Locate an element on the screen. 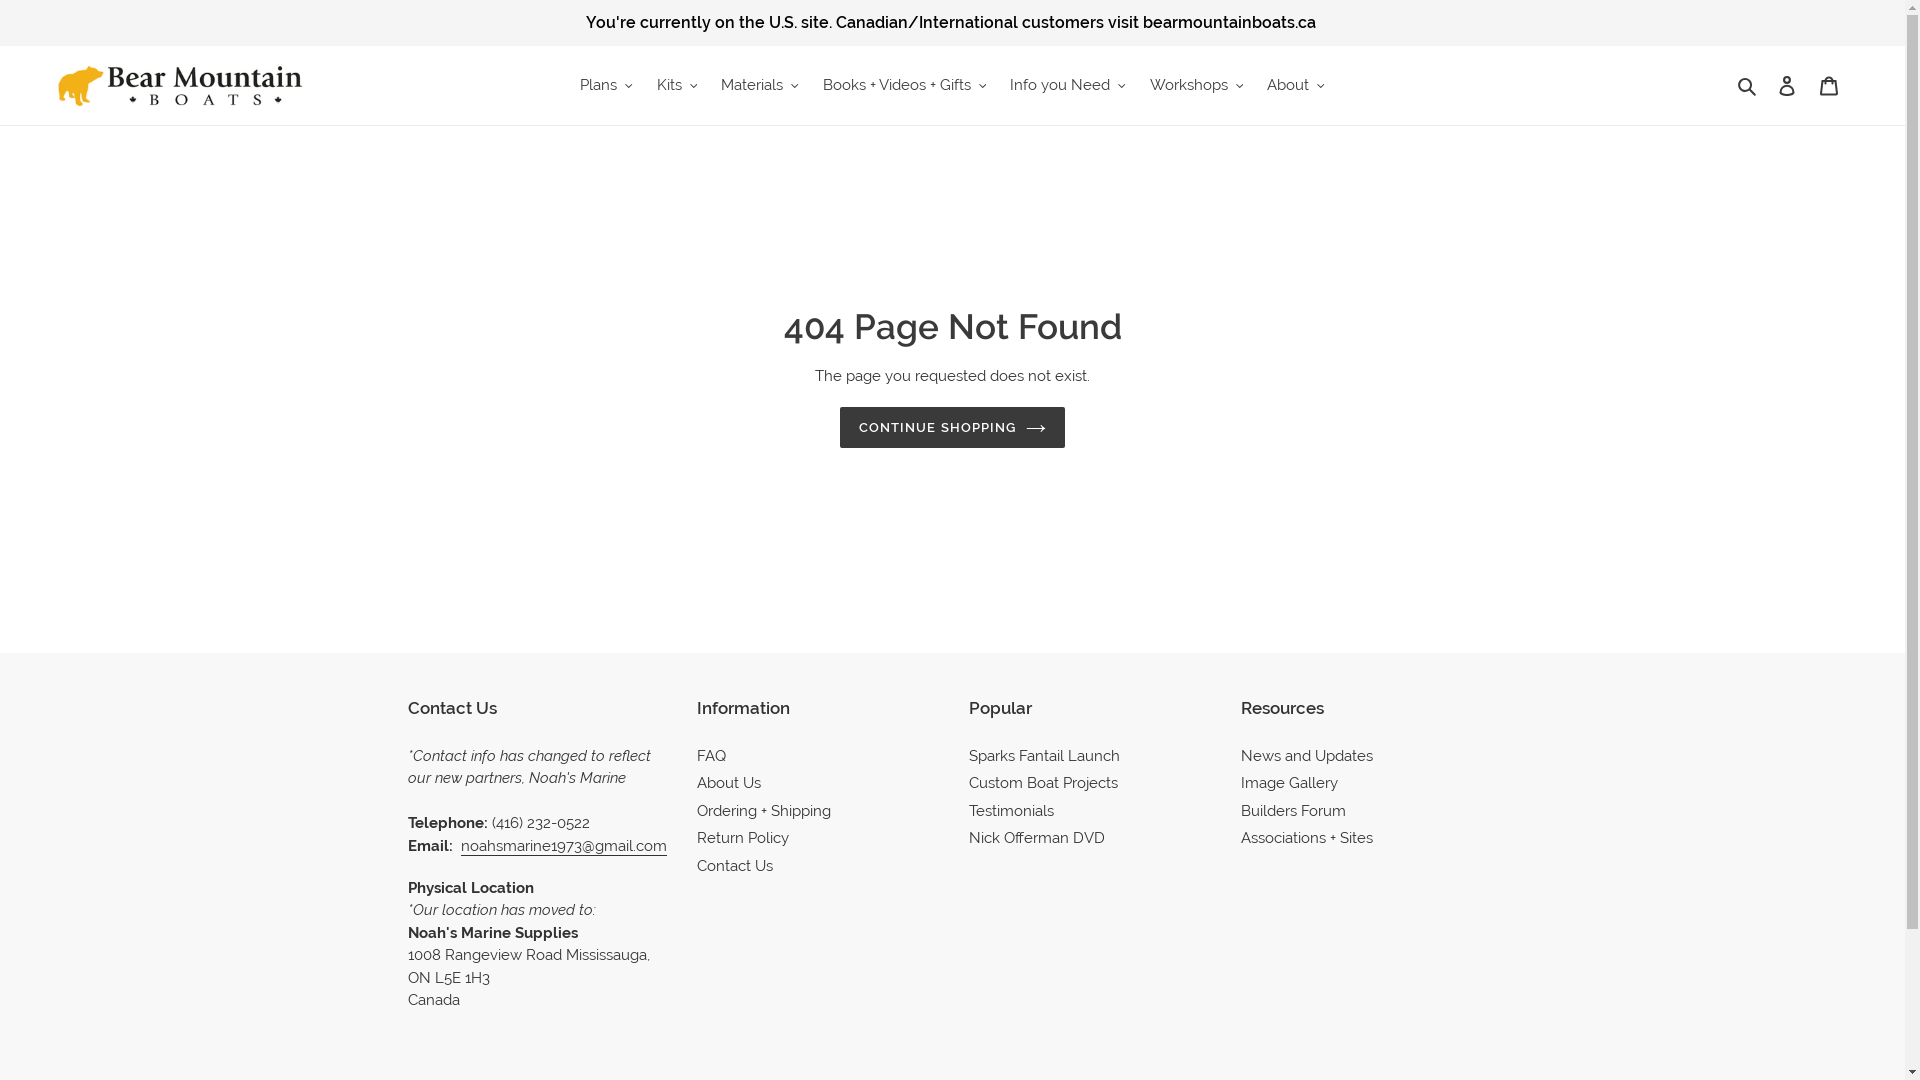 The image size is (1920, 1080). 'Ordering + Shipping' is located at coordinates (696, 810).